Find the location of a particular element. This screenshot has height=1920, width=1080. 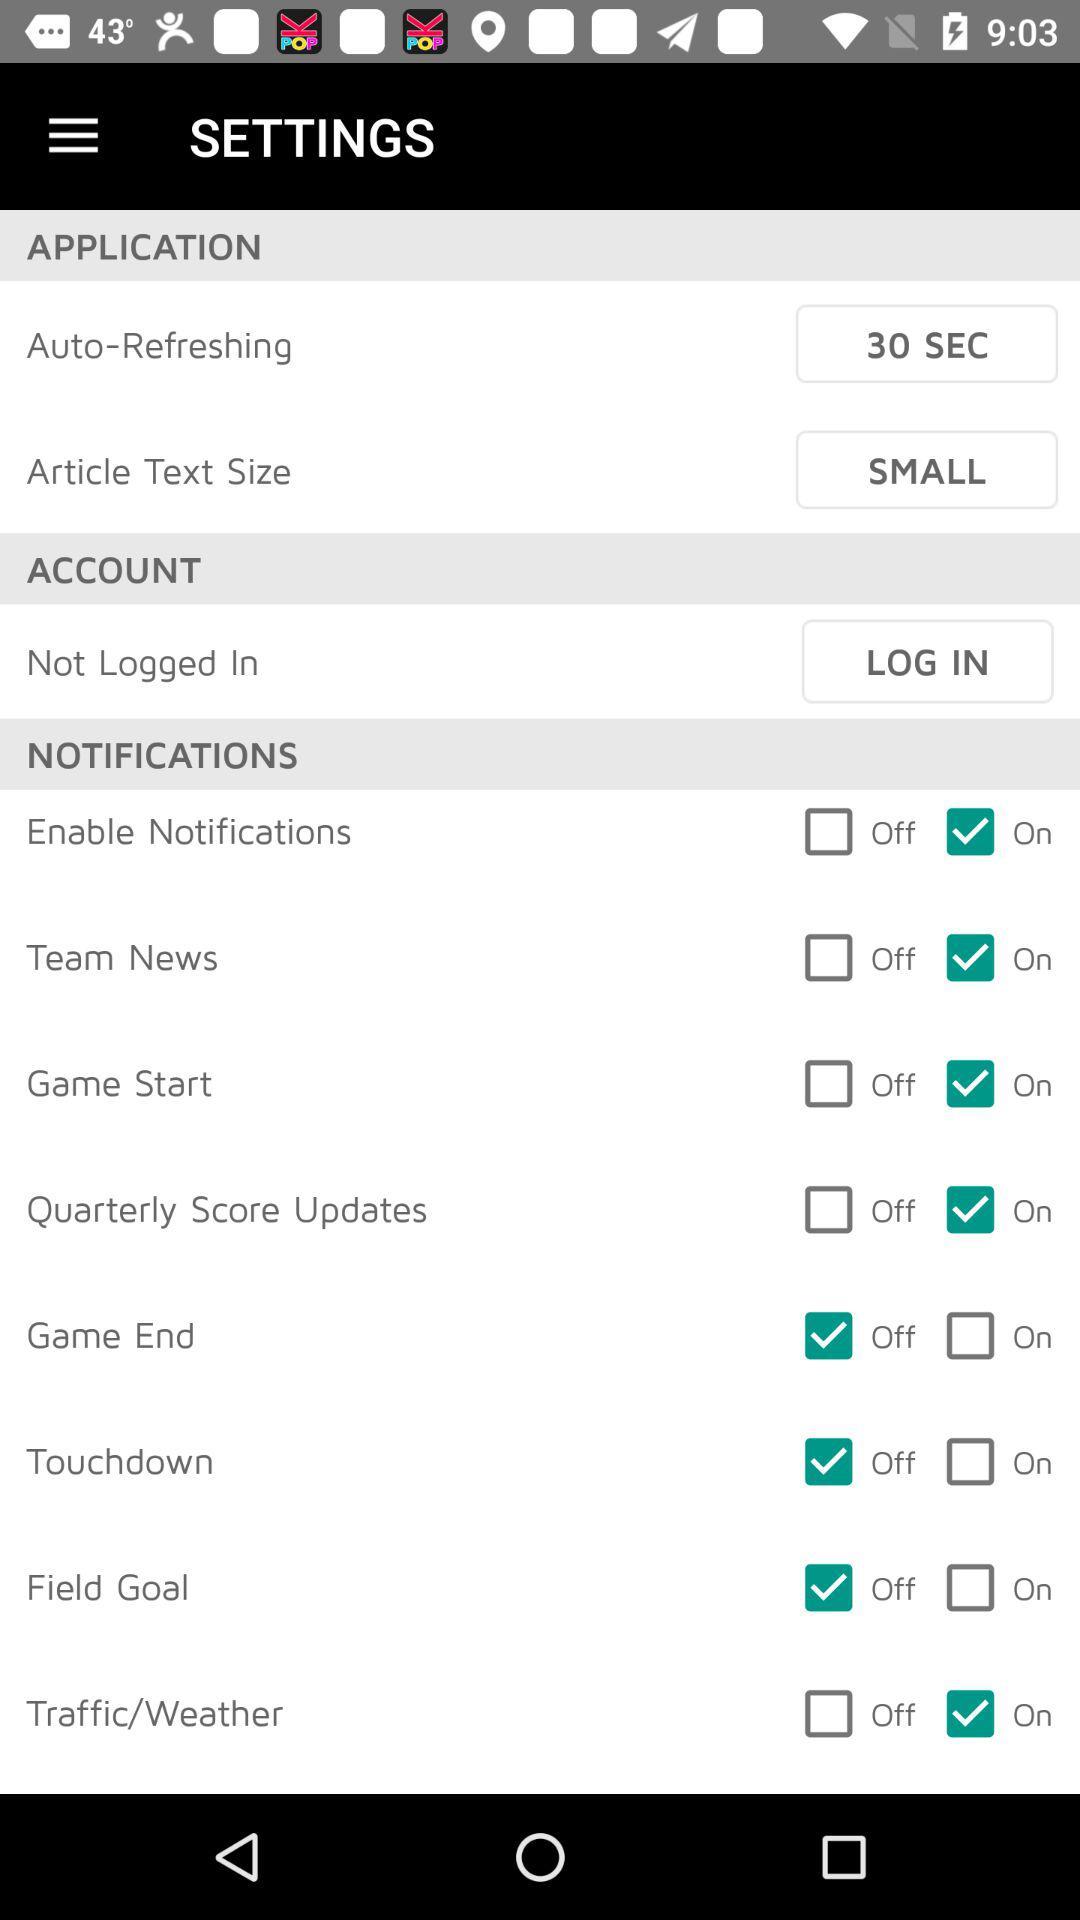

item to the left of the settings icon is located at coordinates (72, 135).